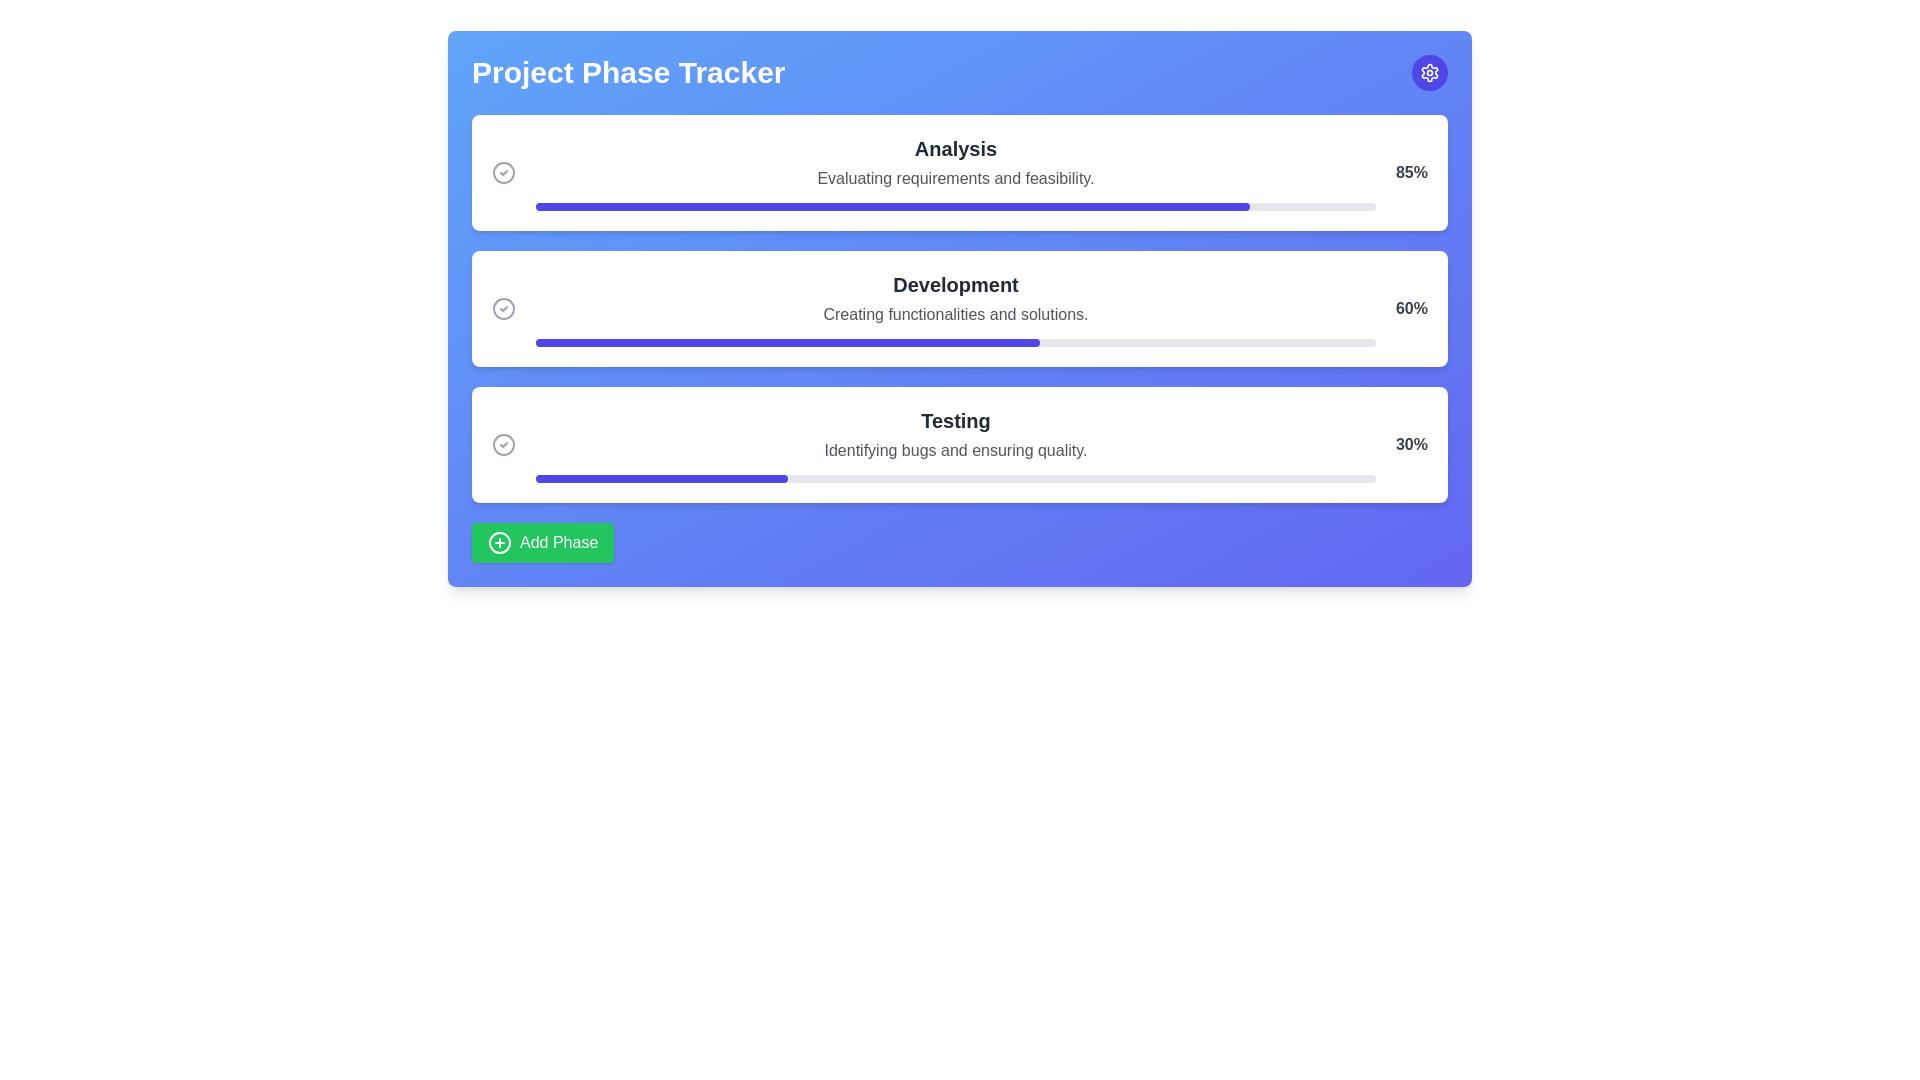 This screenshot has width=1920, height=1080. Describe the element at coordinates (1429, 72) in the screenshot. I see `the circular gear icon located in the top-right corner of the user interface` at that location.